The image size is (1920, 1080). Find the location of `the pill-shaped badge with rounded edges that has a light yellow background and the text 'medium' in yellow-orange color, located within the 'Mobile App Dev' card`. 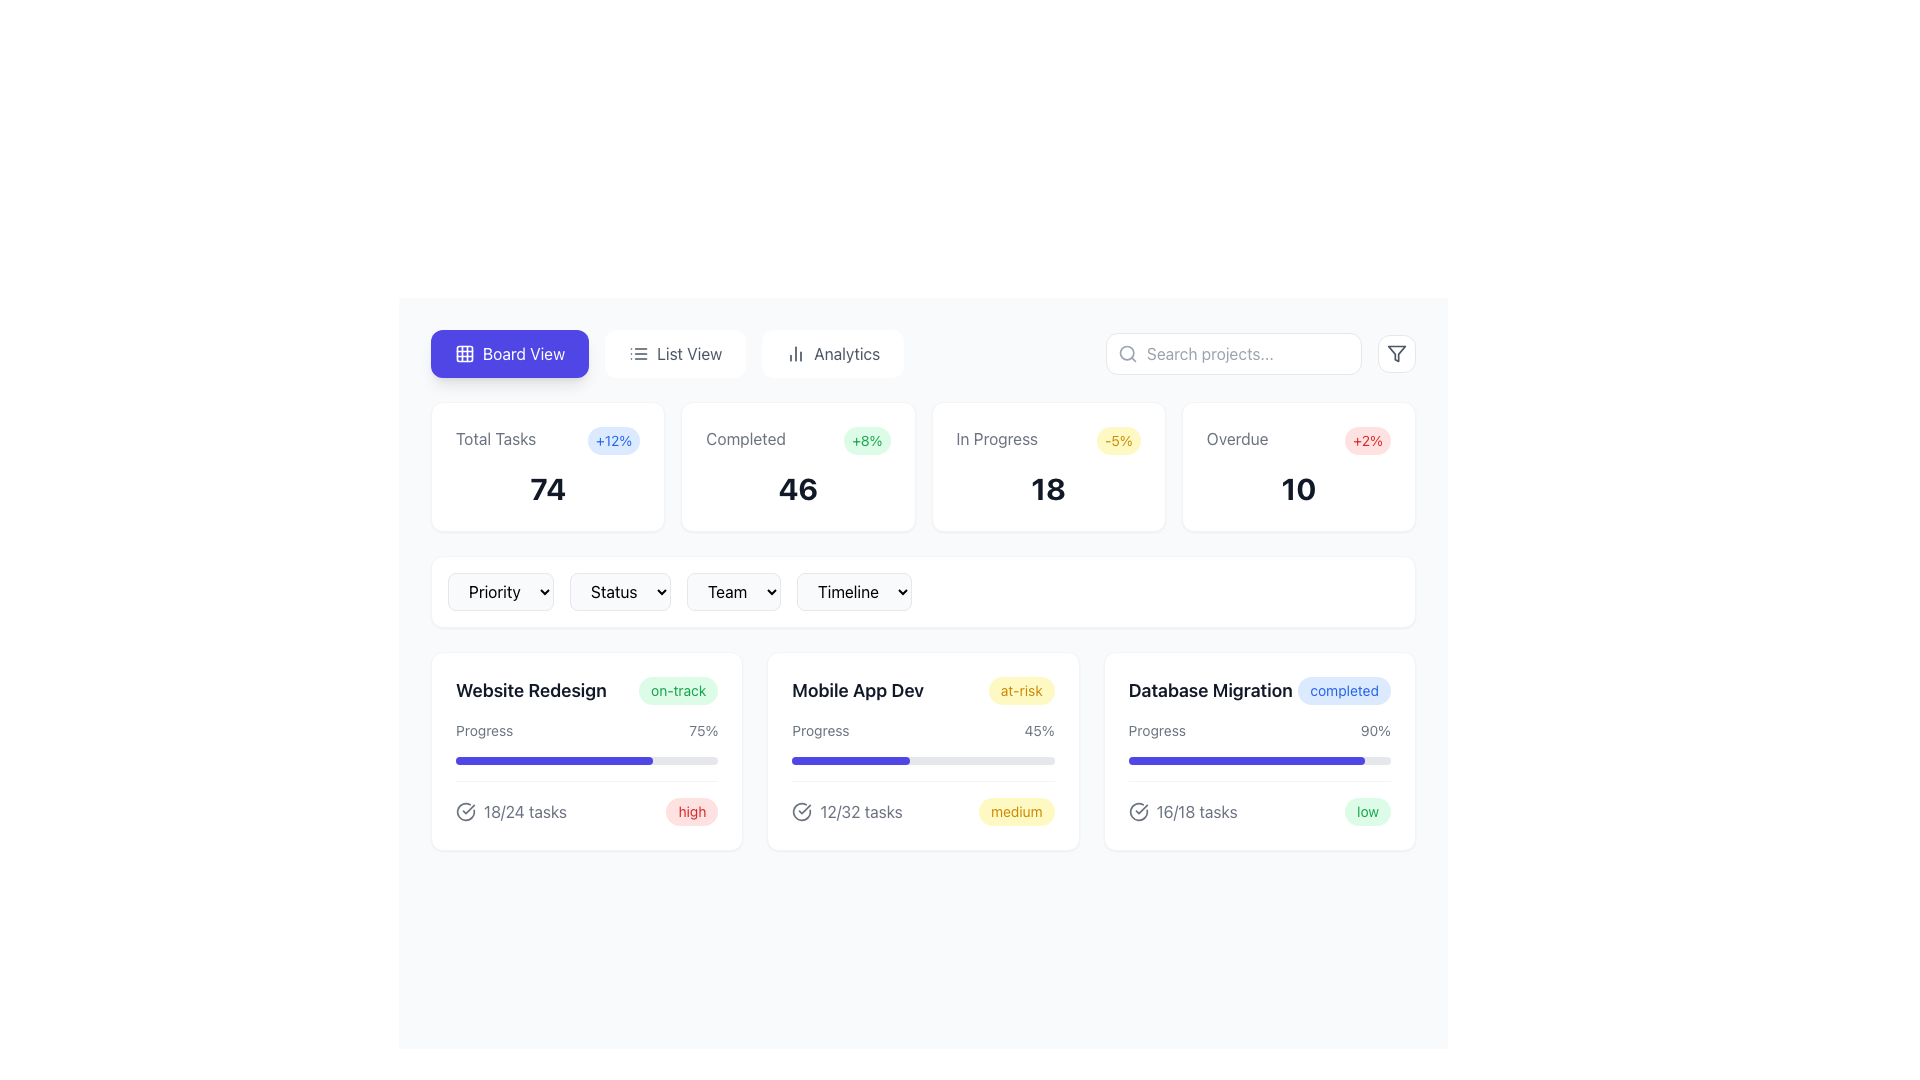

the pill-shaped badge with rounded edges that has a light yellow background and the text 'medium' in yellow-orange color, located within the 'Mobile App Dev' card is located at coordinates (1016, 812).